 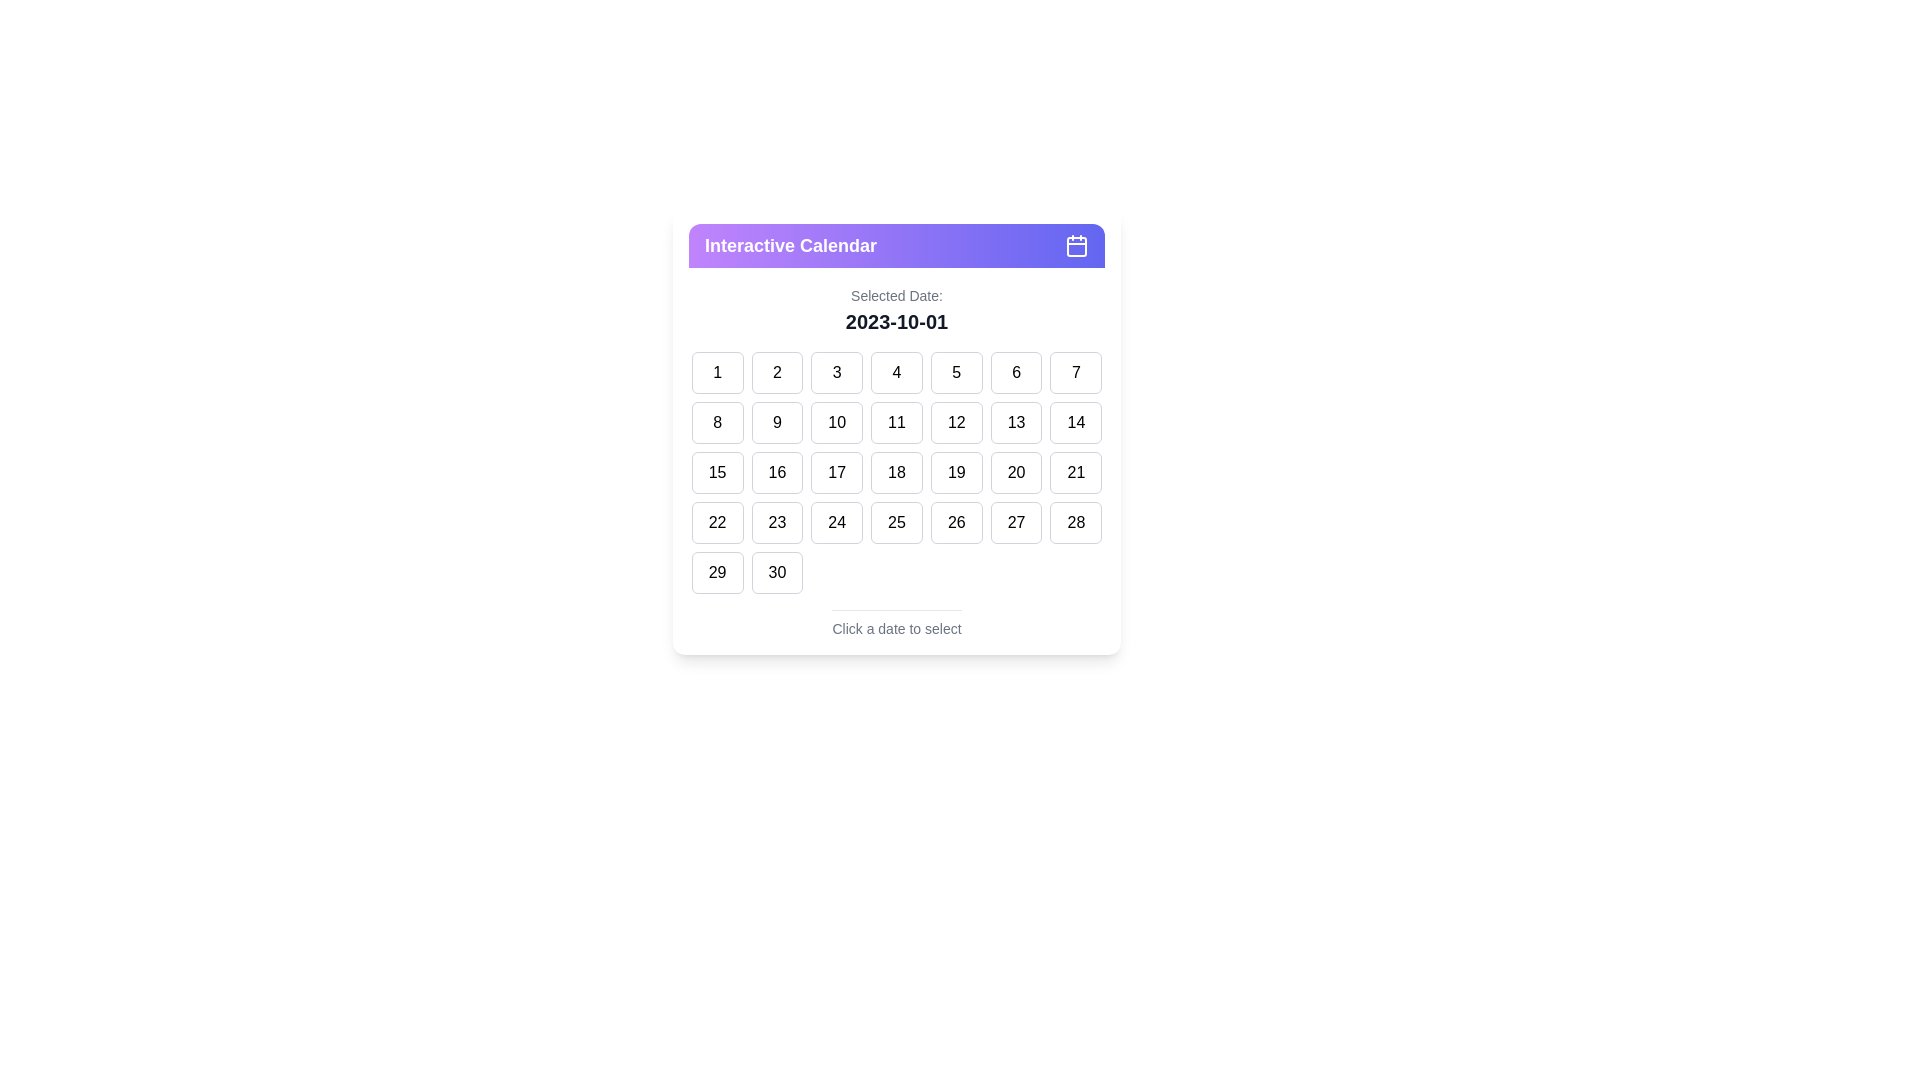 What do you see at coordinates (717, 573) in the screenshot?
I see `the button labeled '29' located in the second-to-last row of the 'Interactive Calendar' section` at bounding box center [717, 573].